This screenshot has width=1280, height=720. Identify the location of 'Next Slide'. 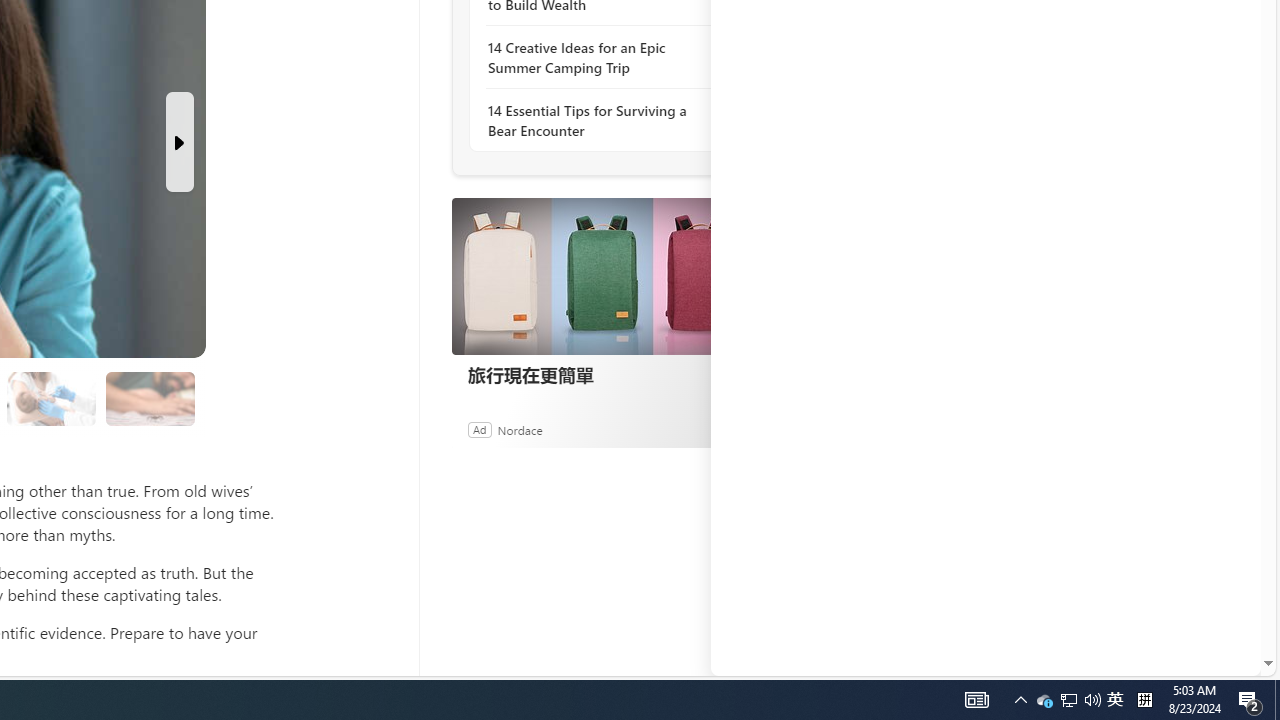
(179, 141).